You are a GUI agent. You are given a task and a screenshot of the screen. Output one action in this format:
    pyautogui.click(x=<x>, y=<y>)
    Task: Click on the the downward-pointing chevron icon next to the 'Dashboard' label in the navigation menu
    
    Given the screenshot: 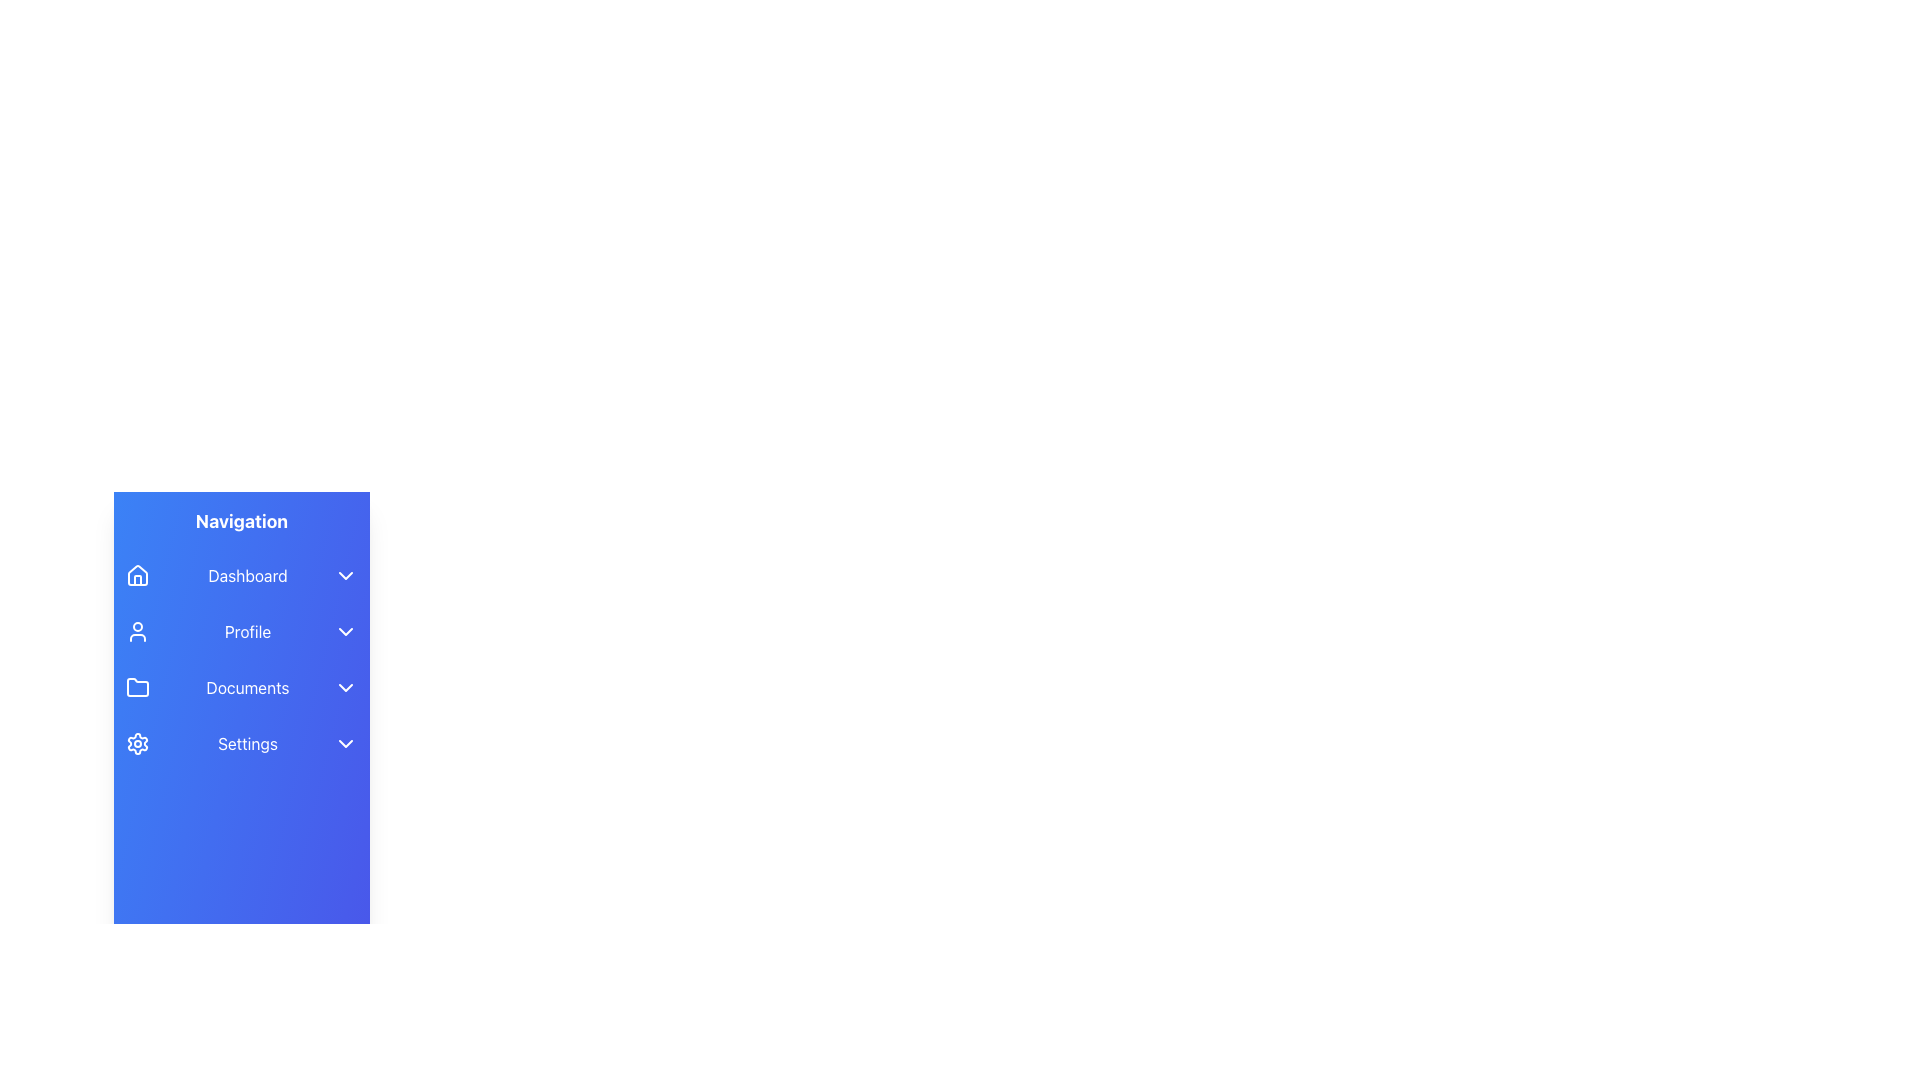 What is the action you would take?
    pyautogui.click(x=345, y=575)
    